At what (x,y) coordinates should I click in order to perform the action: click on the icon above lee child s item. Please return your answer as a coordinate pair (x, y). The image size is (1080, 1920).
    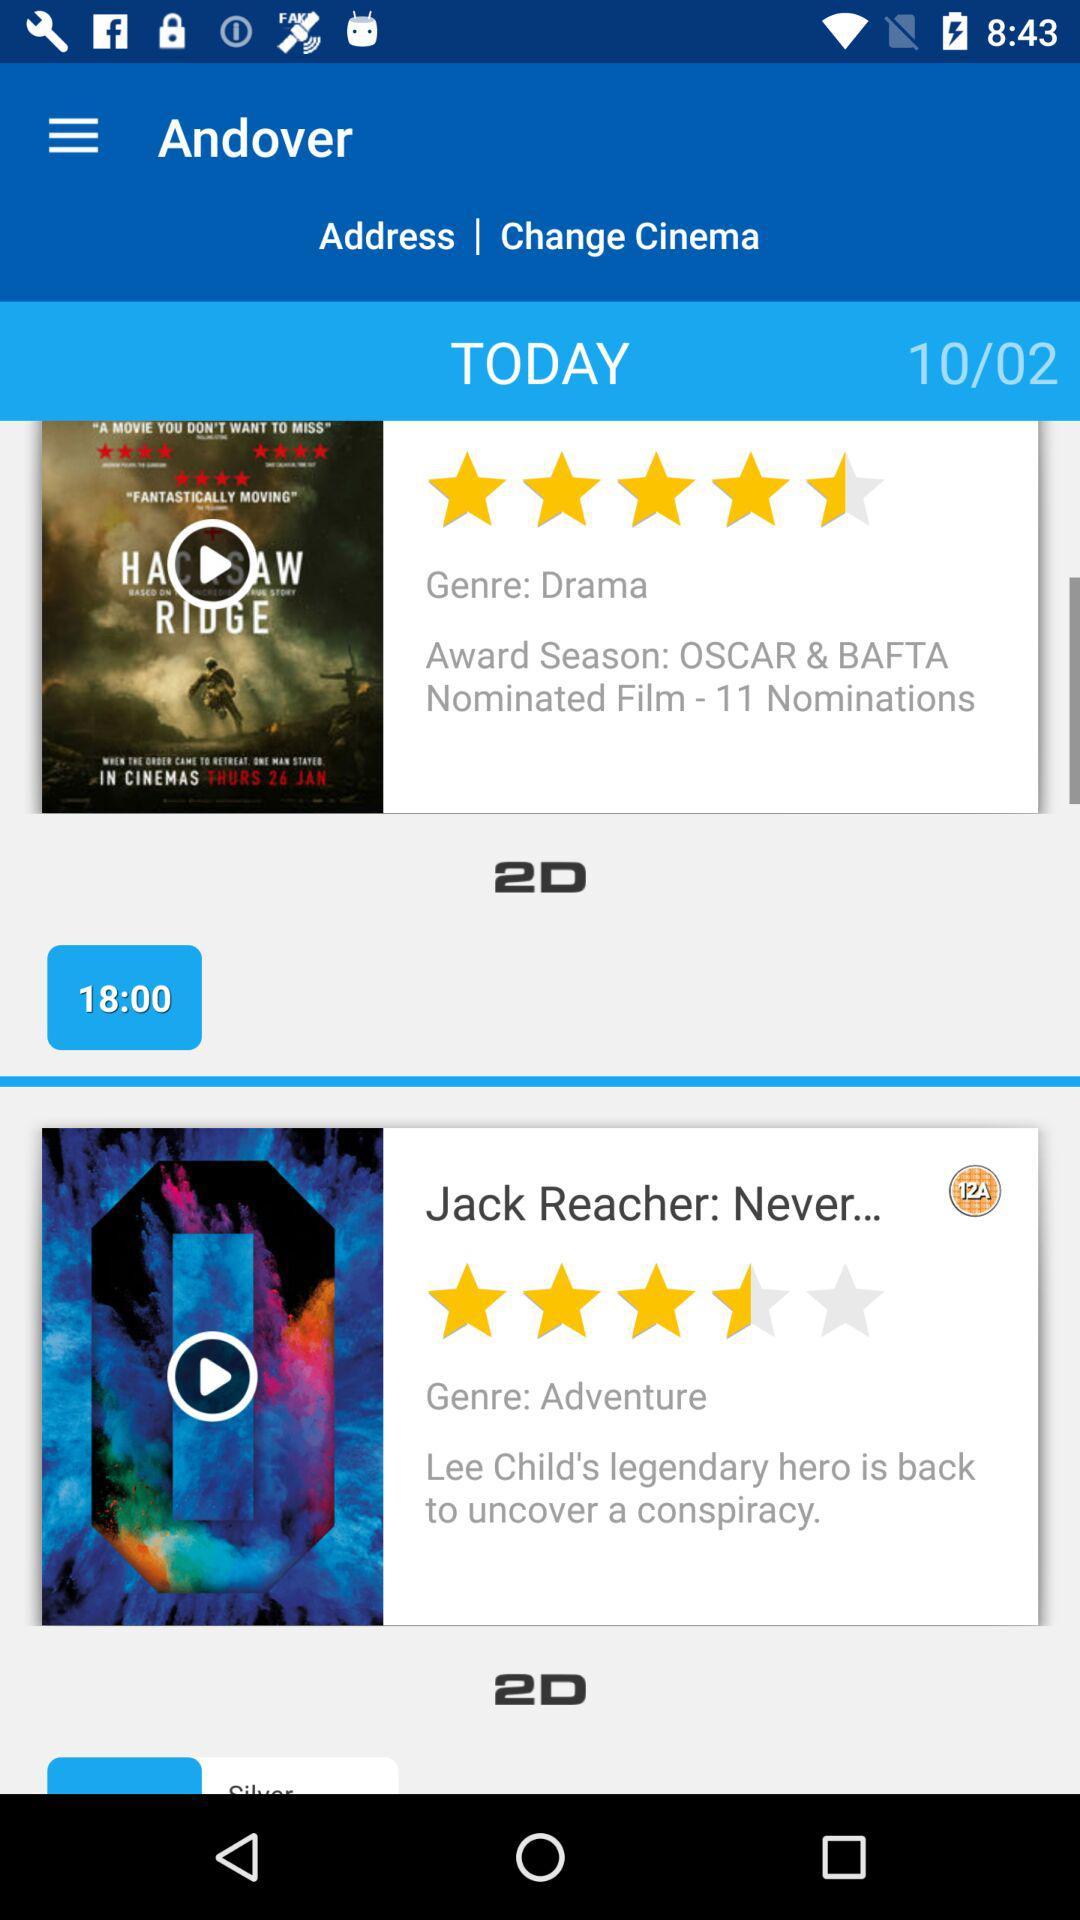
    Looking at the image, I should click on (974, 1190).